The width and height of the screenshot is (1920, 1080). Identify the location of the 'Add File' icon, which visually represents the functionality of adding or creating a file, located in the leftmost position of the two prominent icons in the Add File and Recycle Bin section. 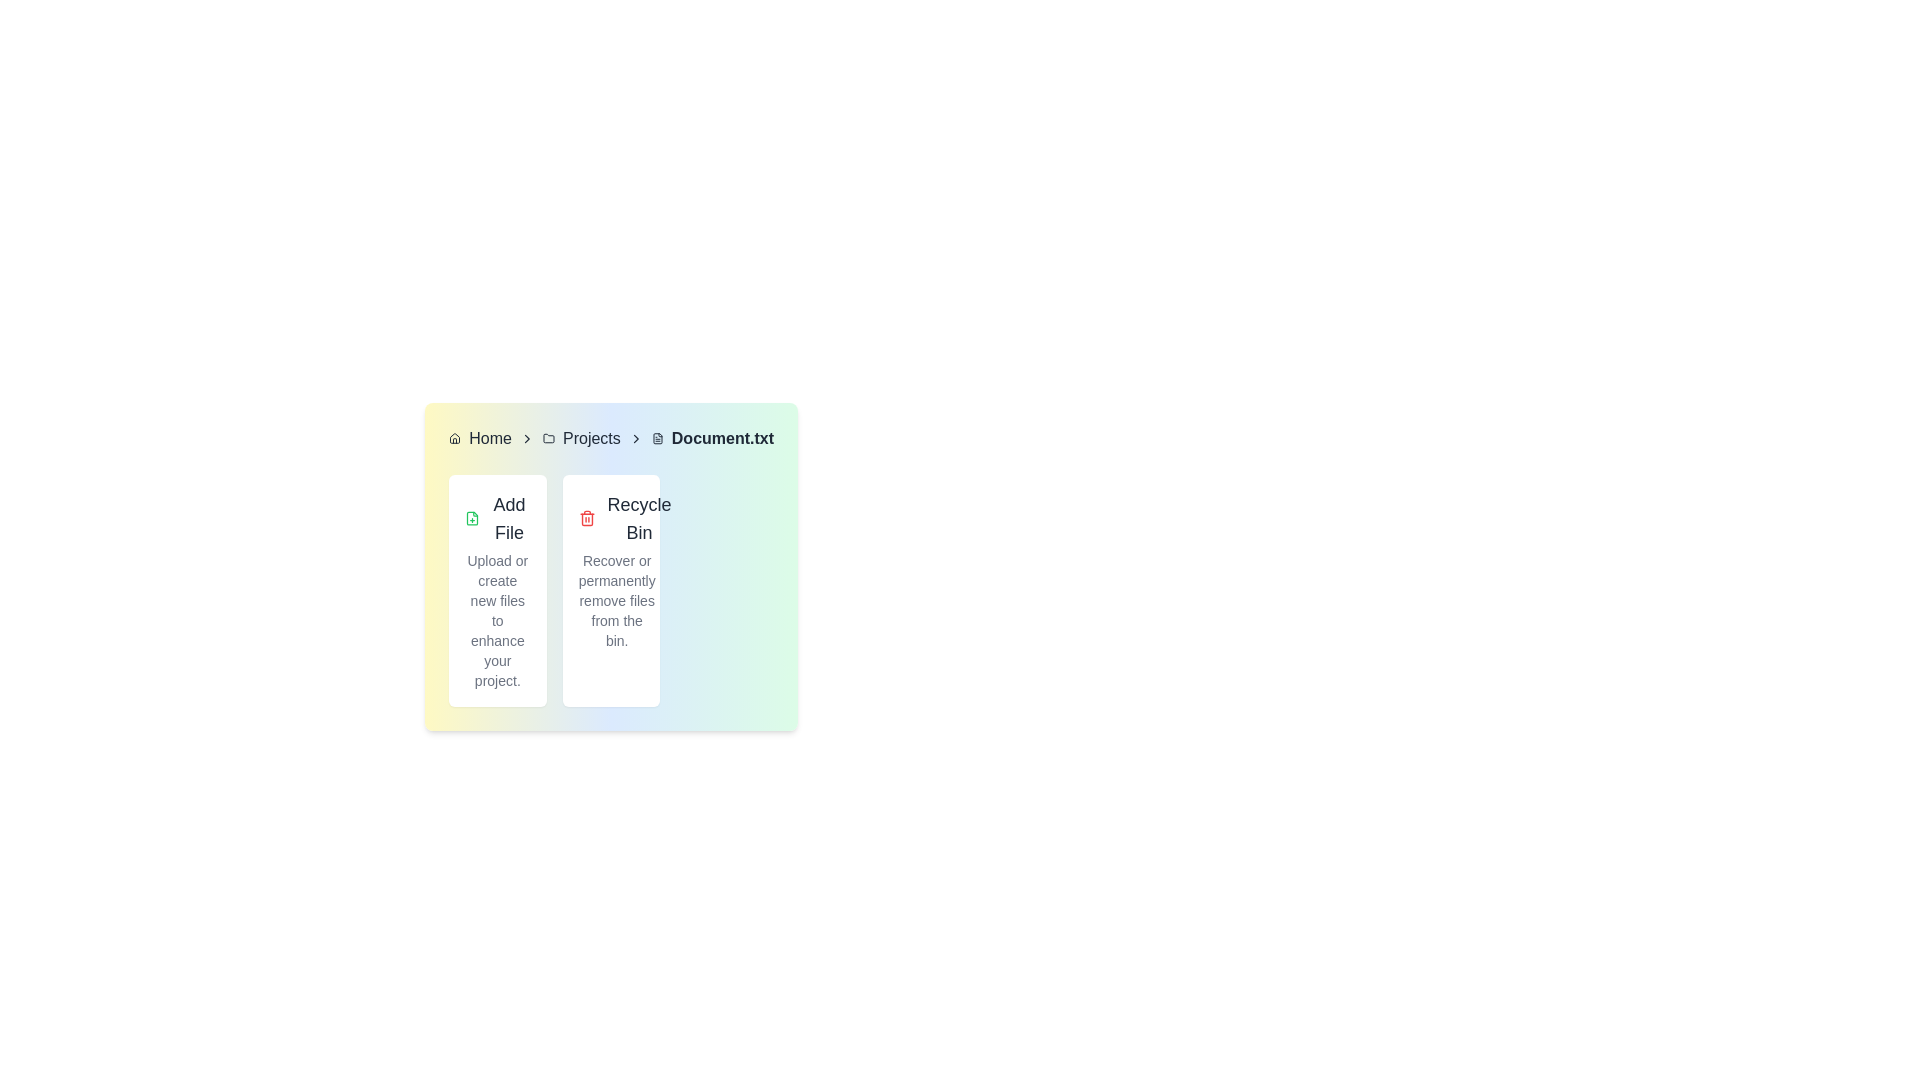
(471, 518).